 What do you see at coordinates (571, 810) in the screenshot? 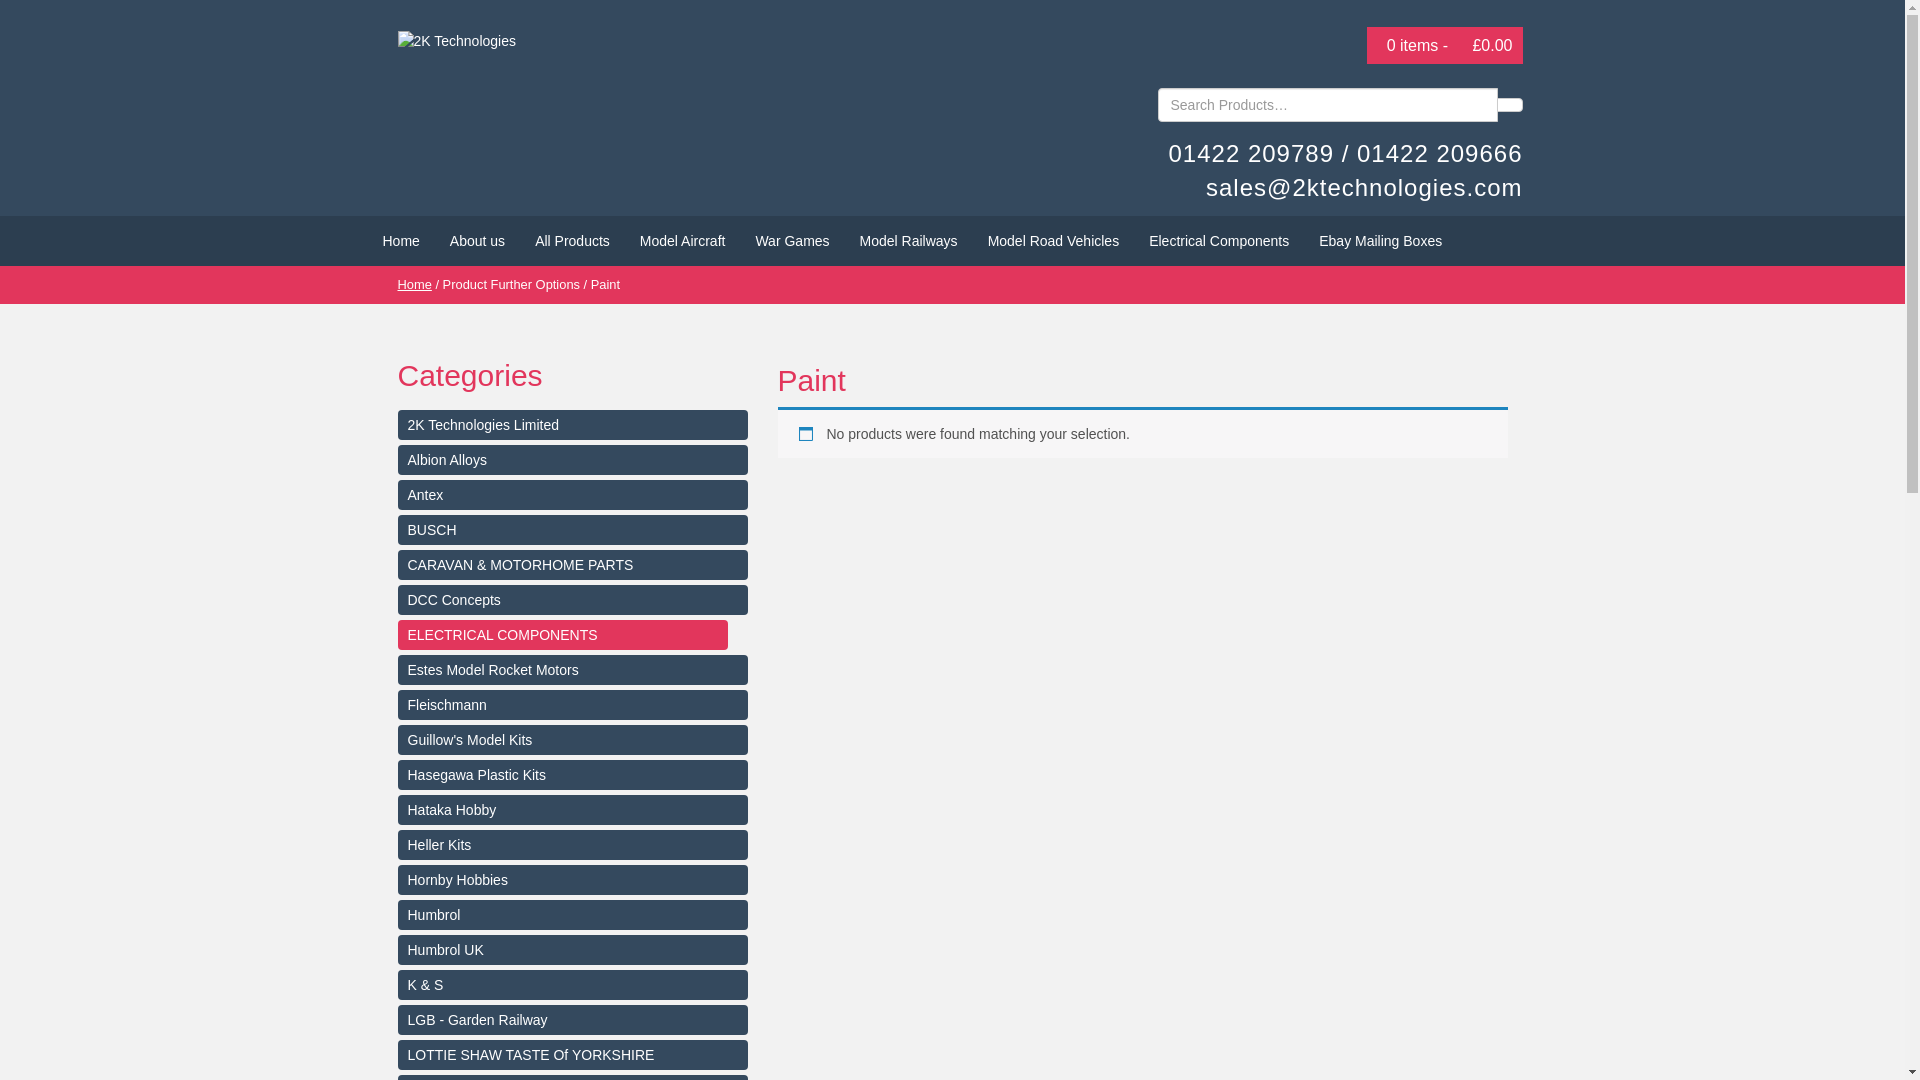
I see `'Hataka Hobby'` at bounding box center [571, 810].